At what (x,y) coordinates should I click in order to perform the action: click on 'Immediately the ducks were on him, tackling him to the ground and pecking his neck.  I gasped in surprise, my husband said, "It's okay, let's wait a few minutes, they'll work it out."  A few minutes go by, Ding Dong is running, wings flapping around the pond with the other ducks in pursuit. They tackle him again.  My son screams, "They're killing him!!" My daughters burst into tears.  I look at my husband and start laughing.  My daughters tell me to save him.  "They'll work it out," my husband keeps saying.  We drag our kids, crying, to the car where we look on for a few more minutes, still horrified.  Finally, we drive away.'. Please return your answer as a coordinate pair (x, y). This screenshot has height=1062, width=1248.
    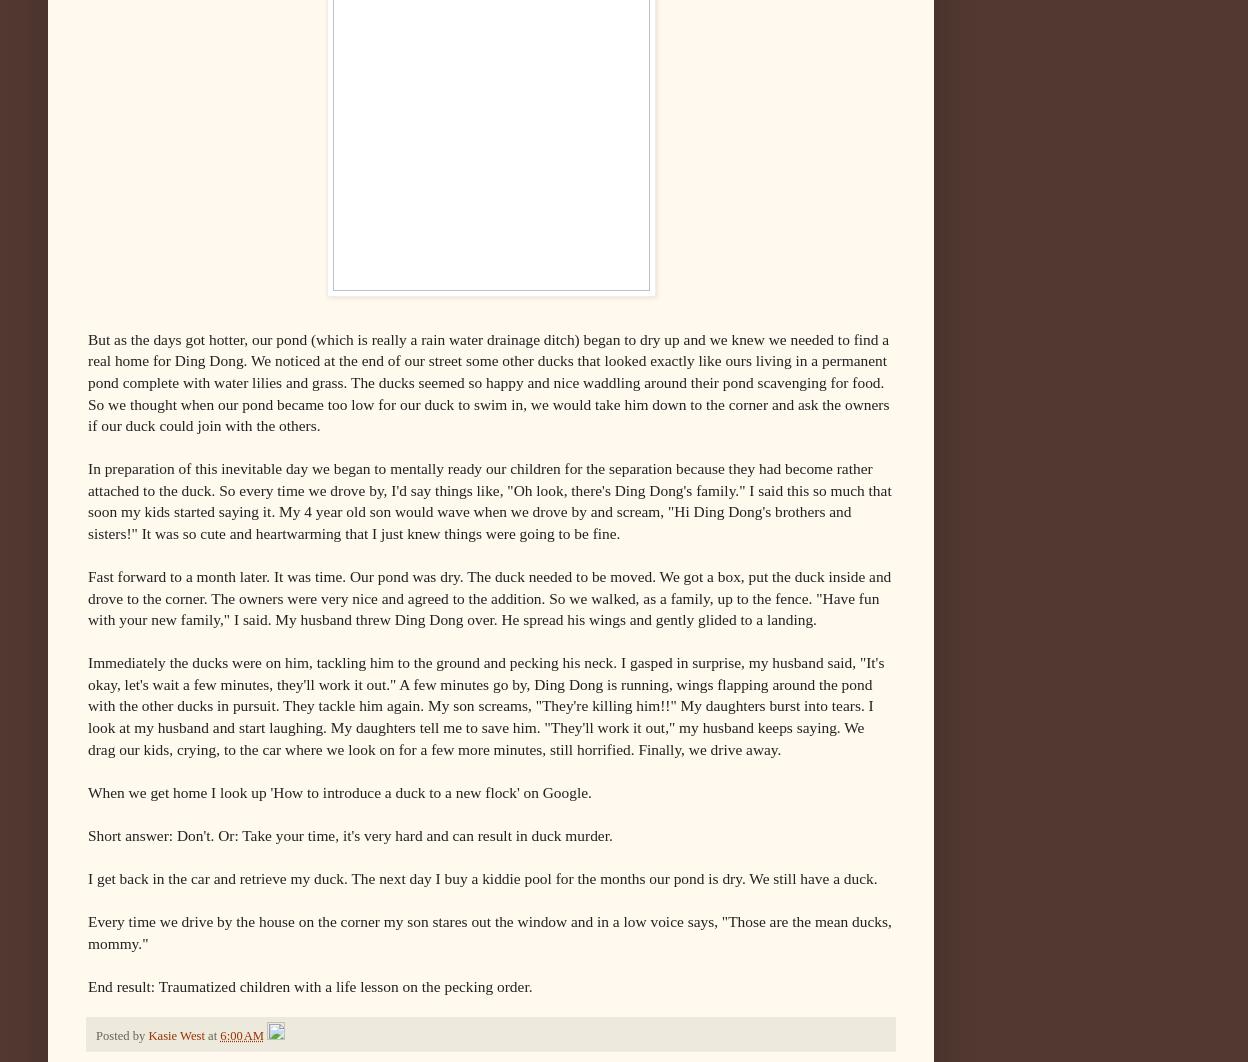
    Looking at the image, I should click on (484, 705).